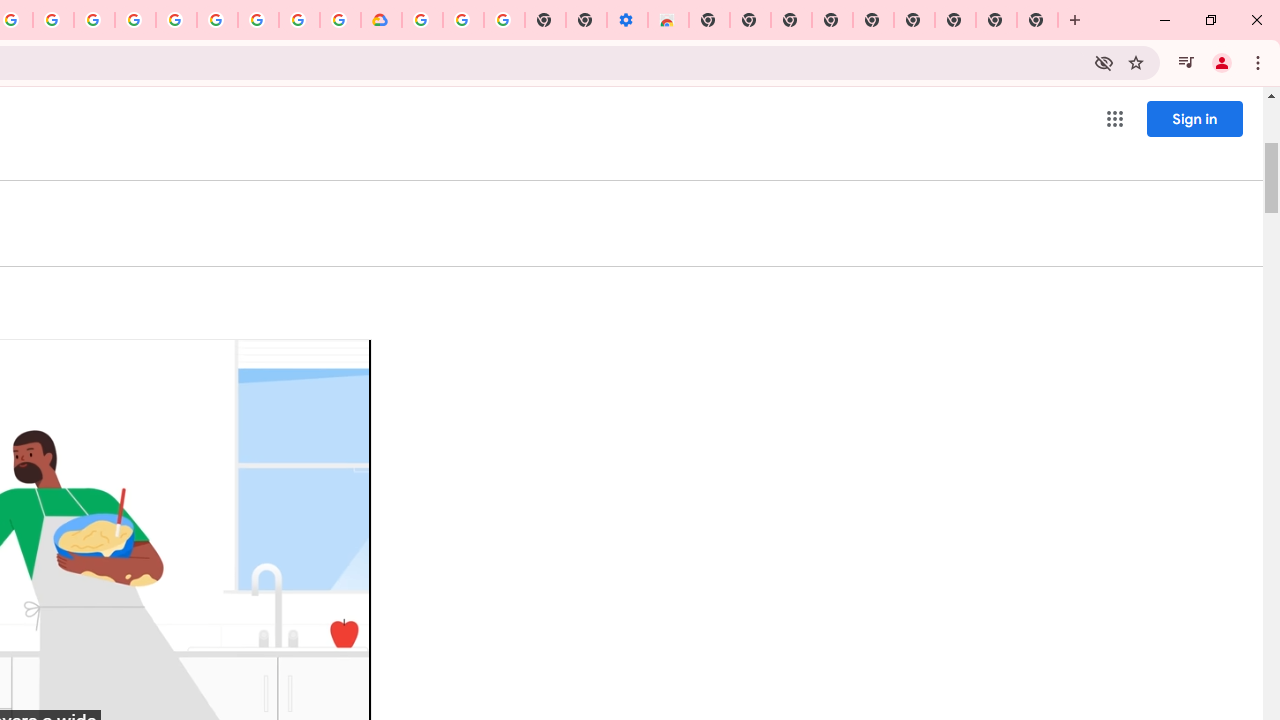 Image resolution: width=1280 pixels, height=720 pixels. What do you see at coordinates (1038, 20) in the screenshot?
I see `'New Tab'` at bounding box center [1038, 20].